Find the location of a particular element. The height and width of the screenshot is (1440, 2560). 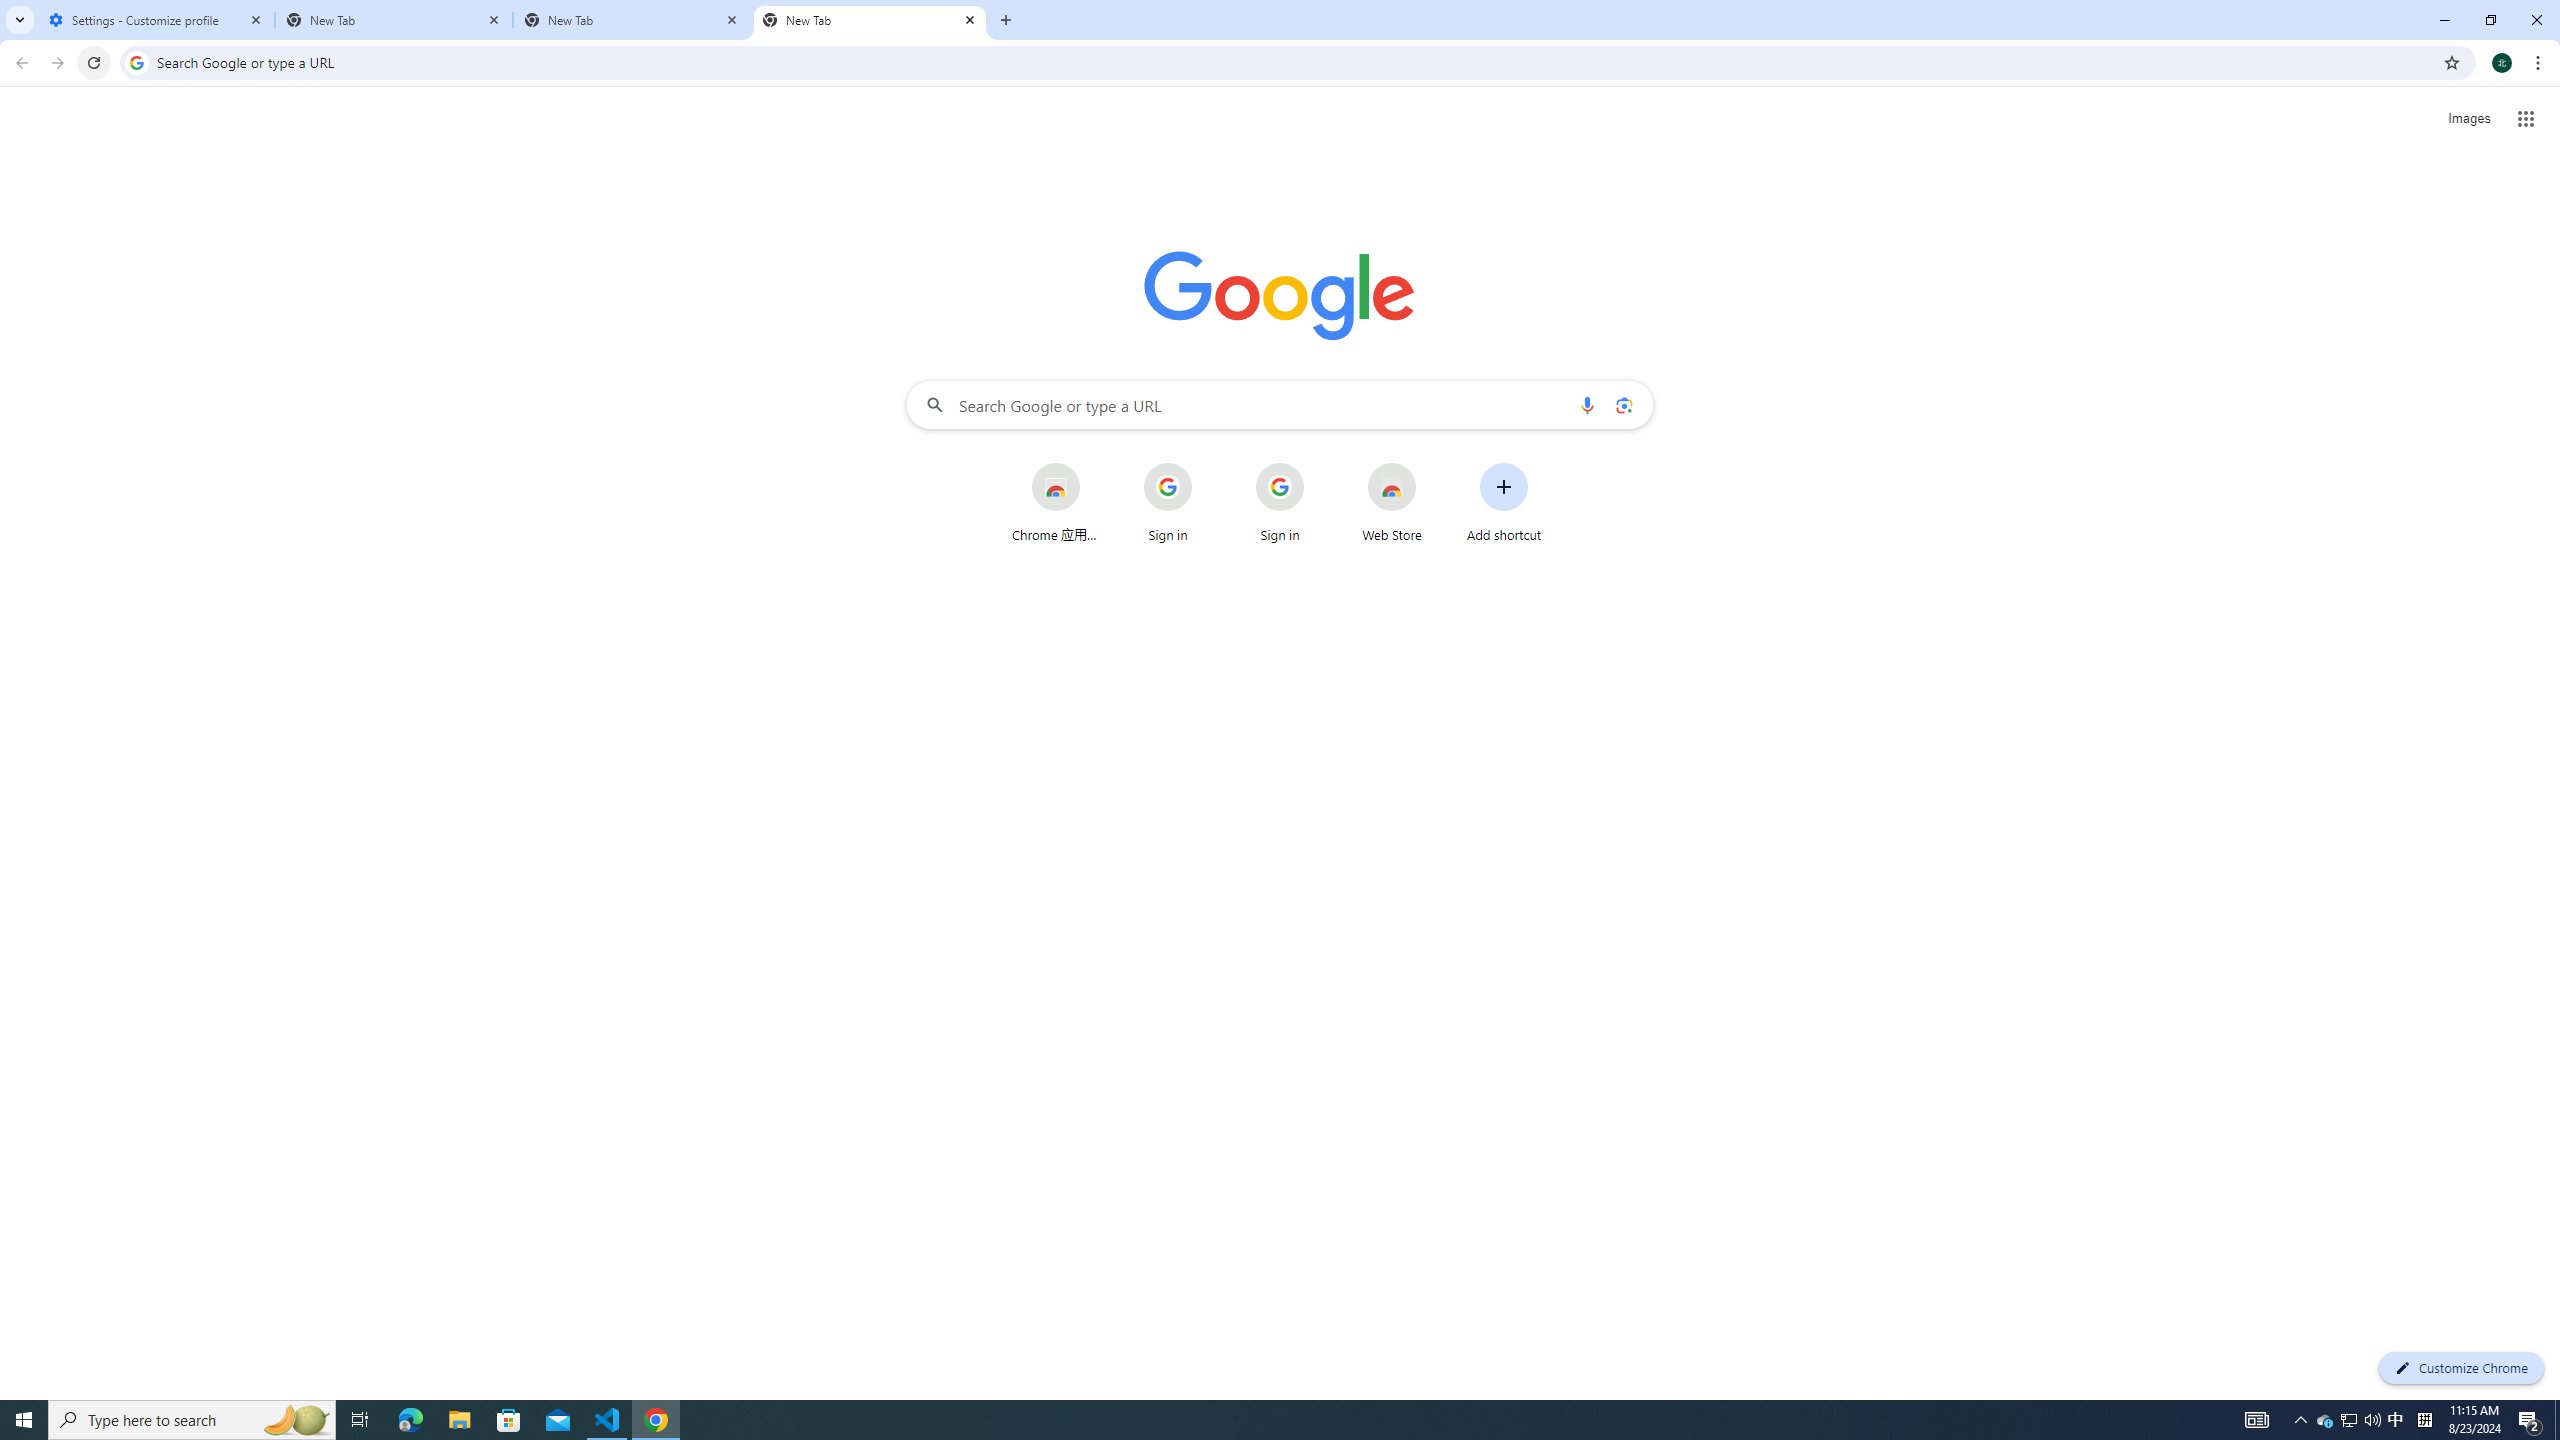

'New Tab' is located at coordinates (869, 19).